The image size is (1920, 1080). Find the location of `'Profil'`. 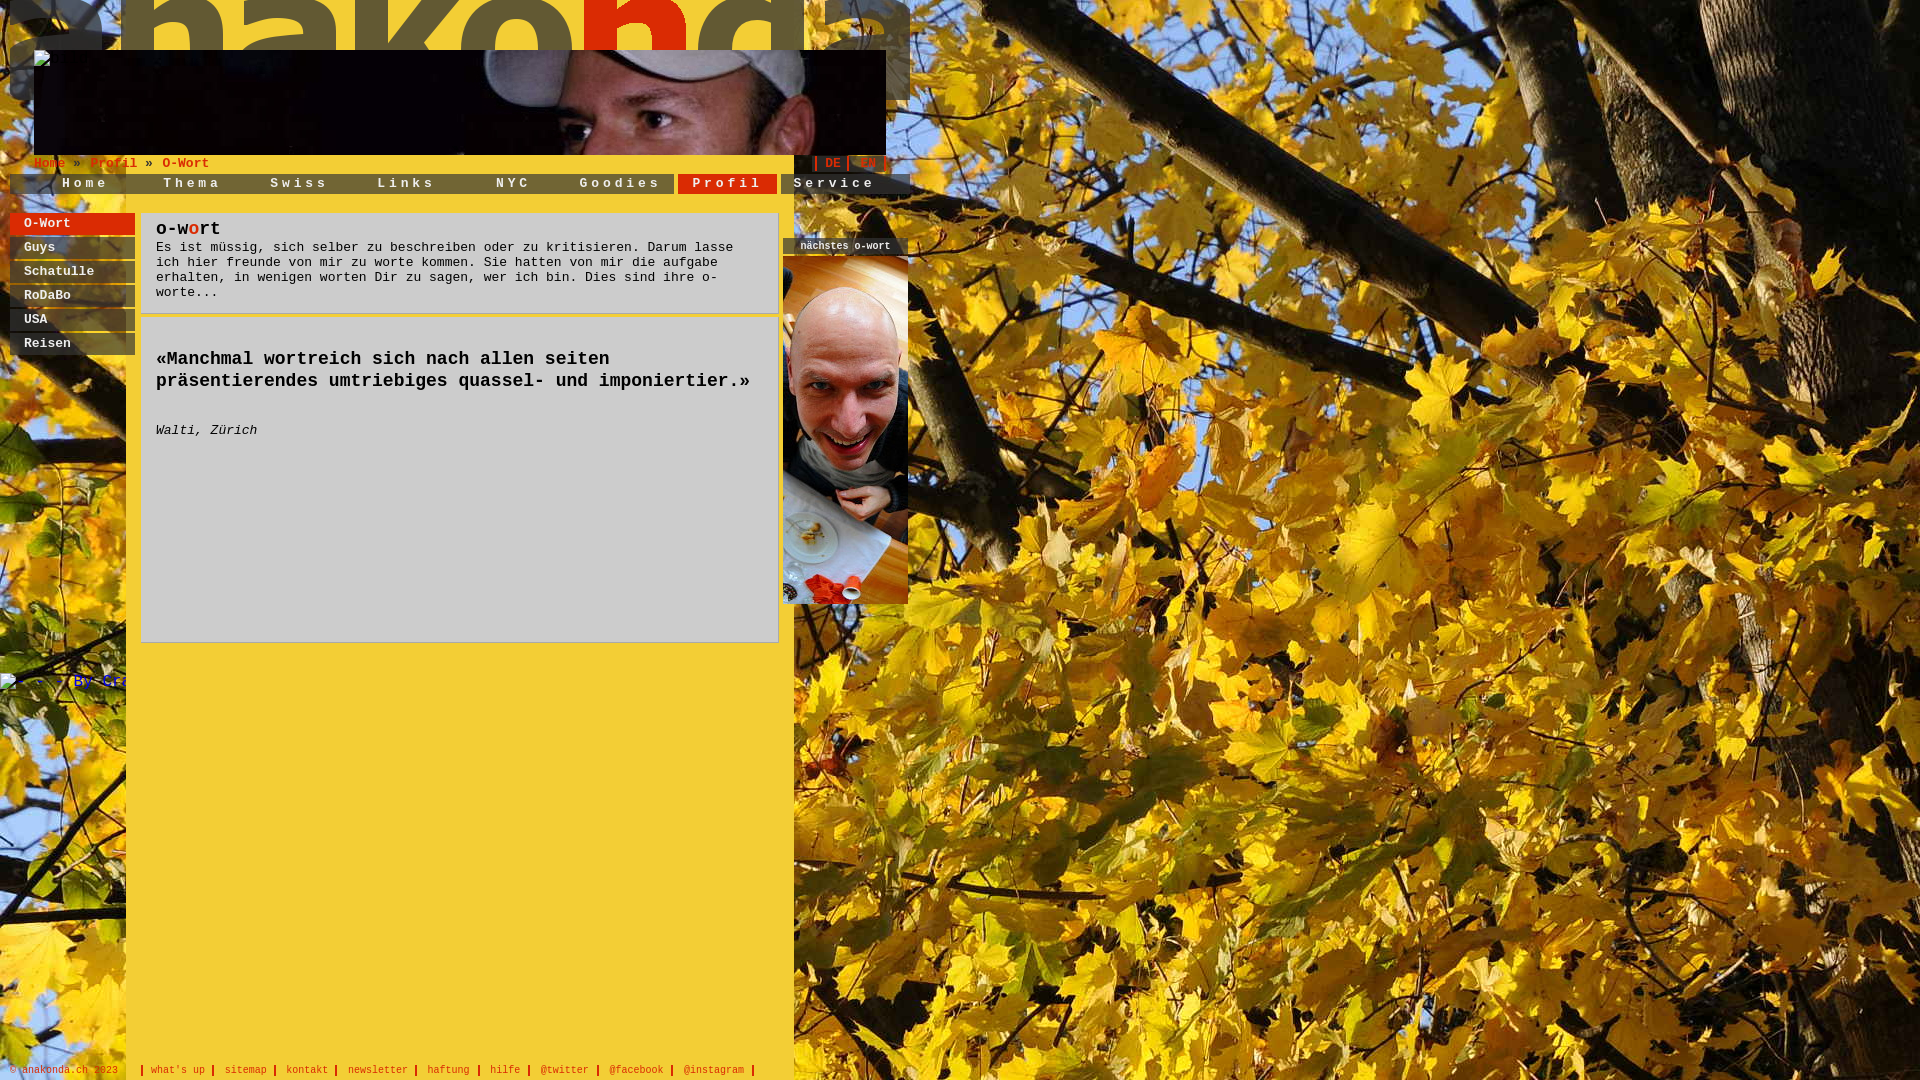

'Profil' is located at coordinates (89, 162).